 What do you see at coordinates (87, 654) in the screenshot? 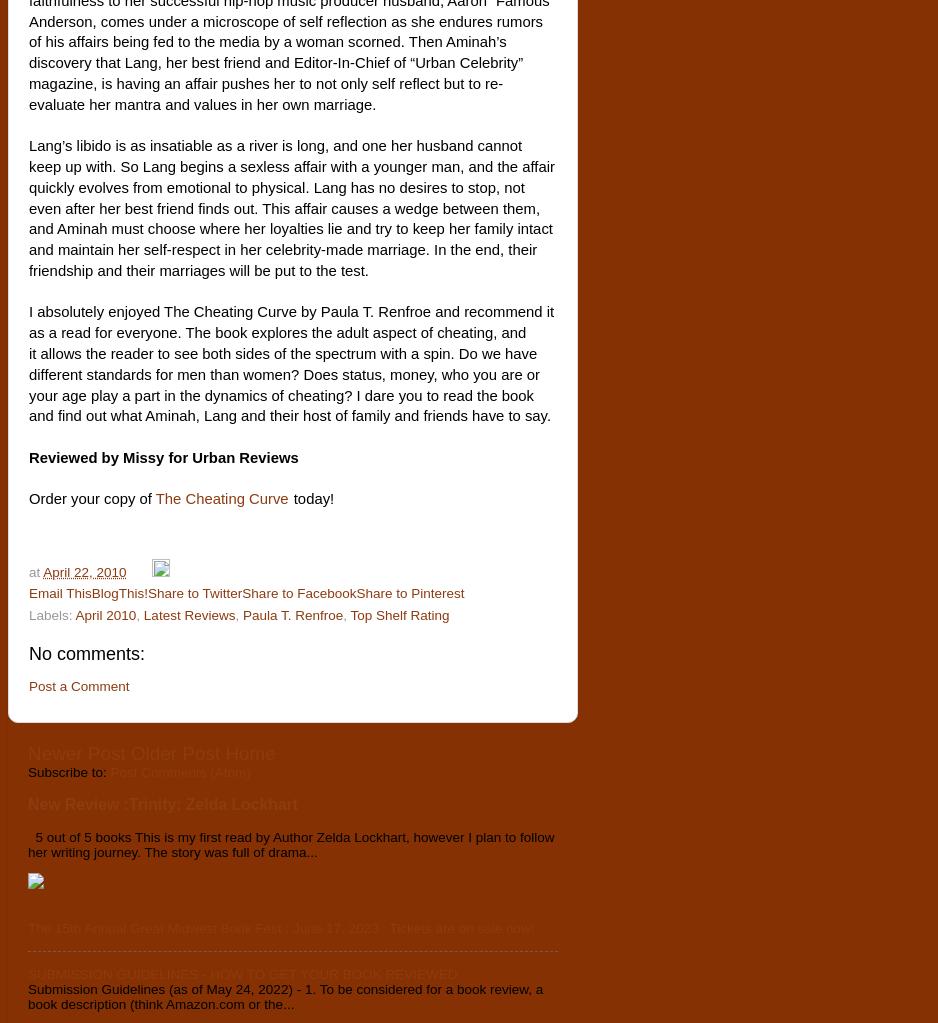
I see `'No comments:'` at bounding box center [87, 654].